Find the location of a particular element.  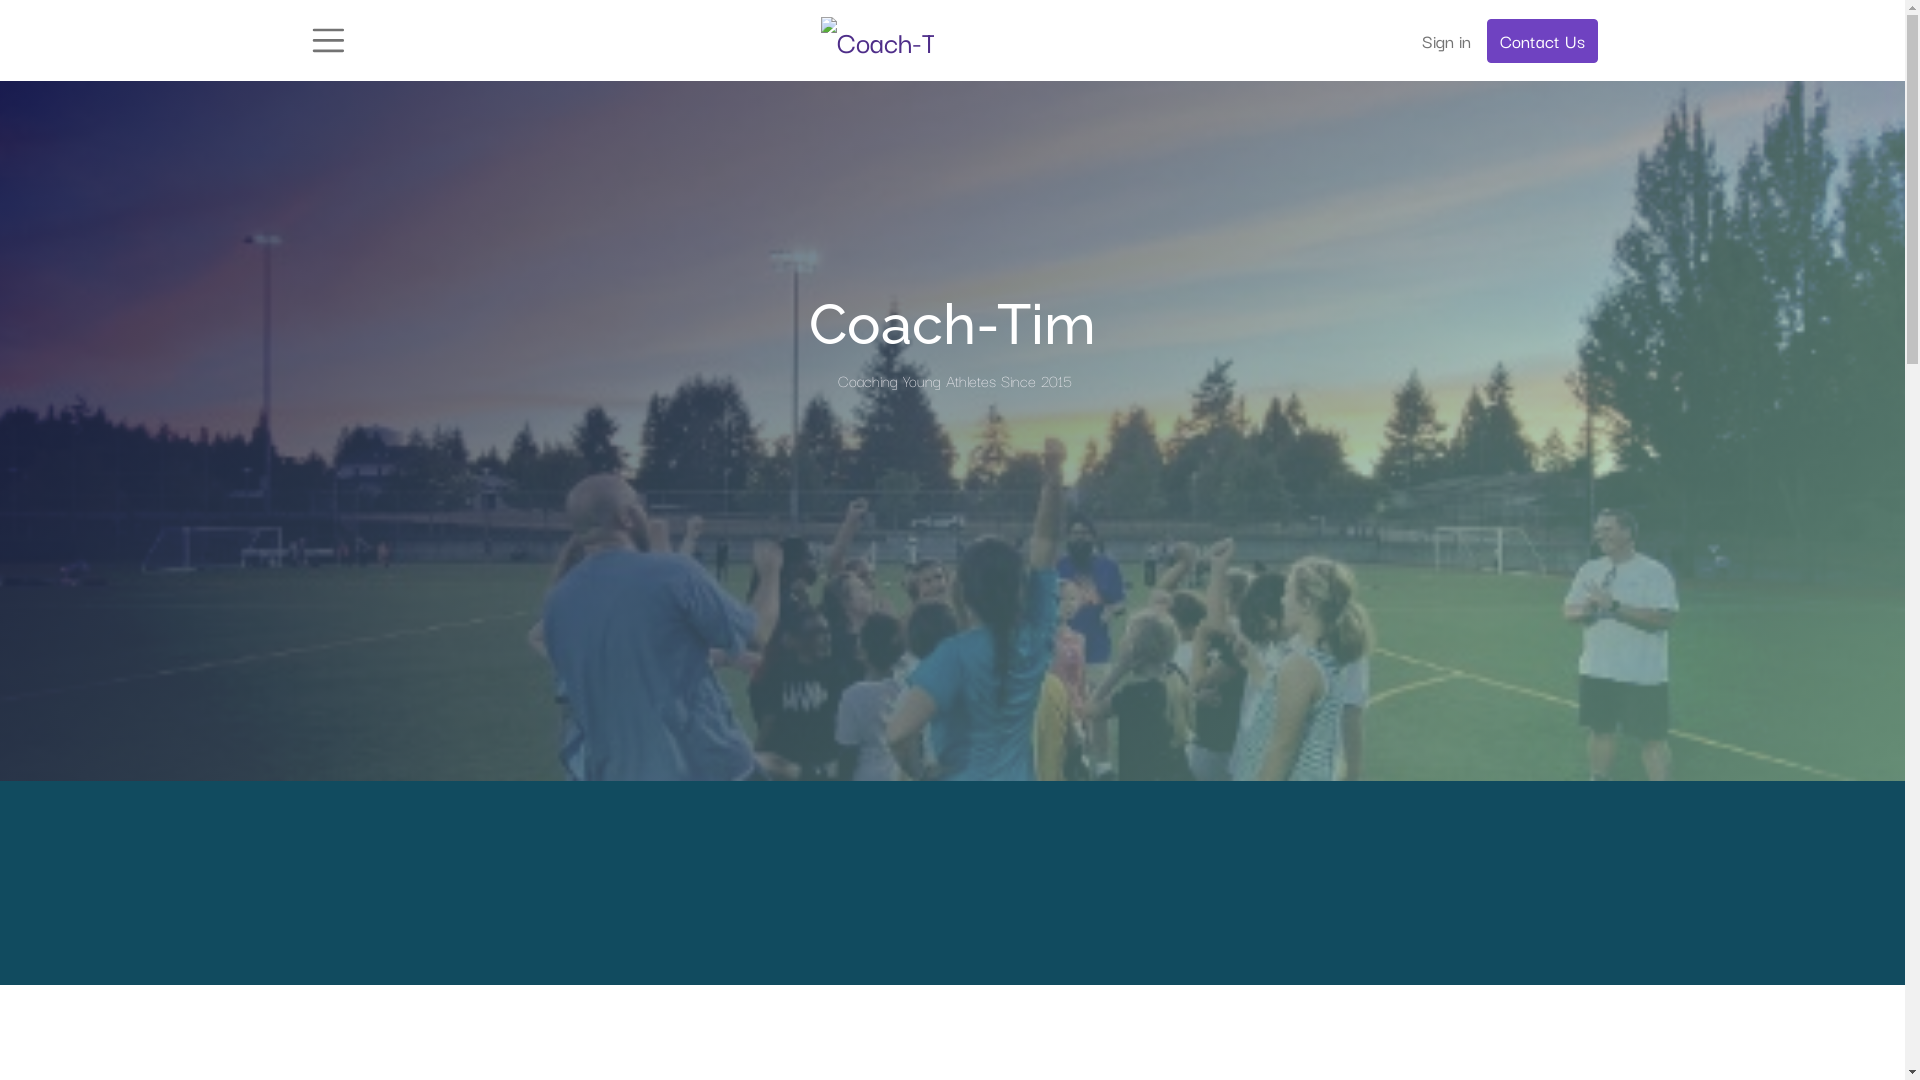

'Coach-Tim.com' is located at coordinates (820, 41).